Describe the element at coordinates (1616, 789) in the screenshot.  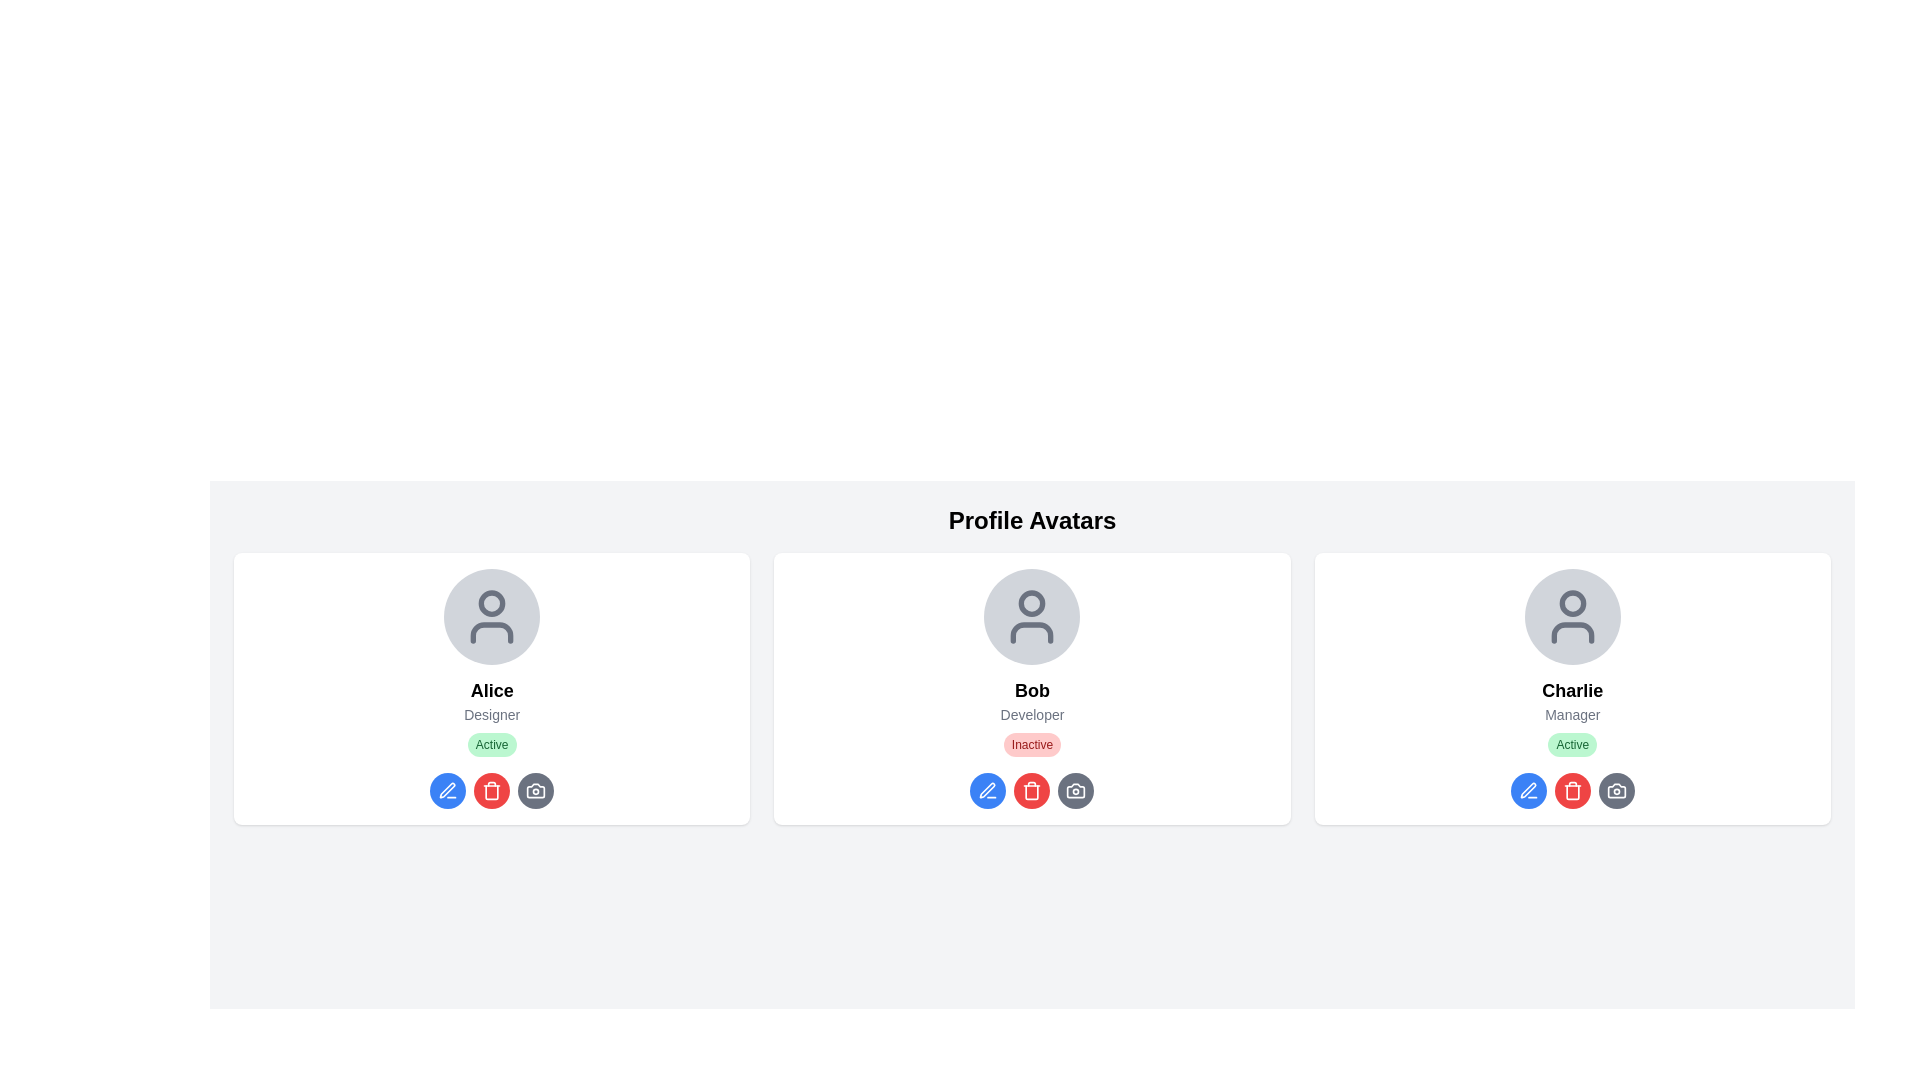
I see `the camera icon, which is outlined and positioned to the right of the pencil and trash icons in the profile card section of Charlie` at that location.